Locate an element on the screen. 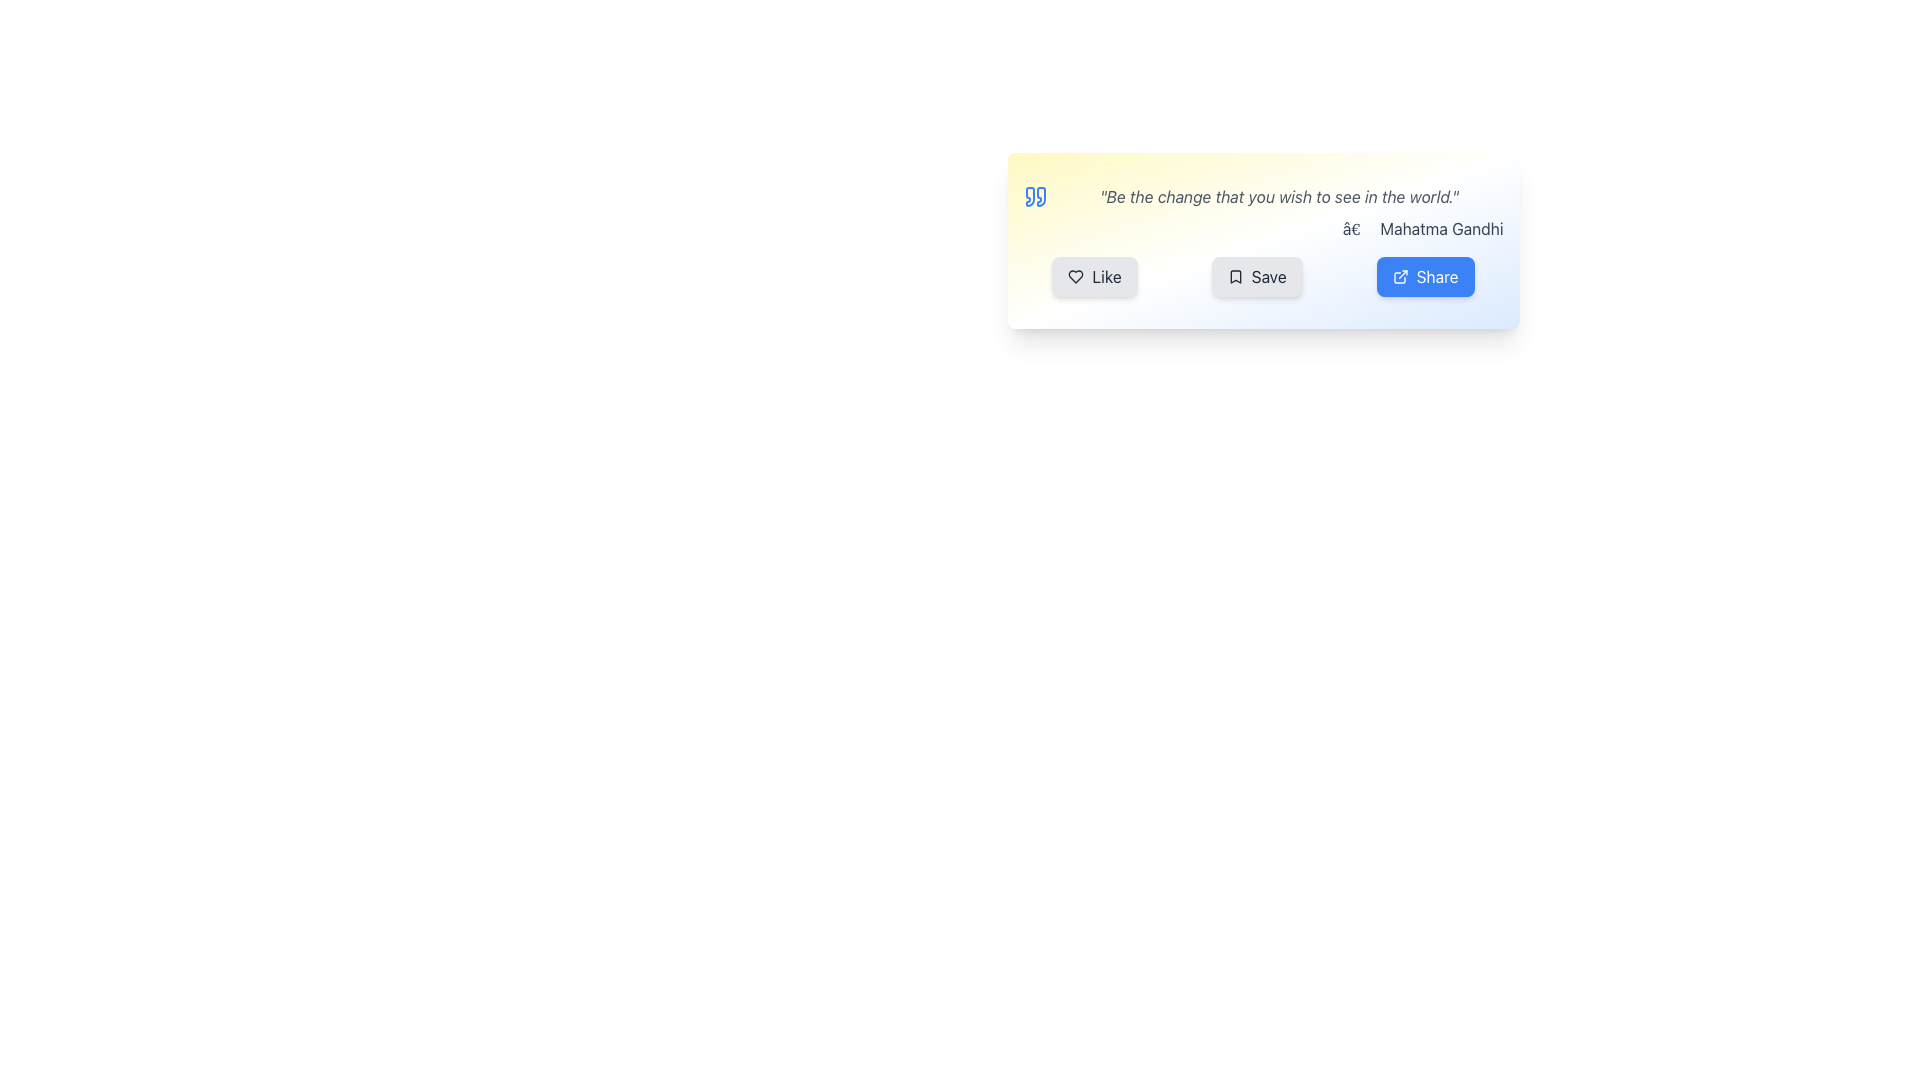  the heart icon embedded in the 'Like' button to like the quote is located at coordinates (1075, 277).